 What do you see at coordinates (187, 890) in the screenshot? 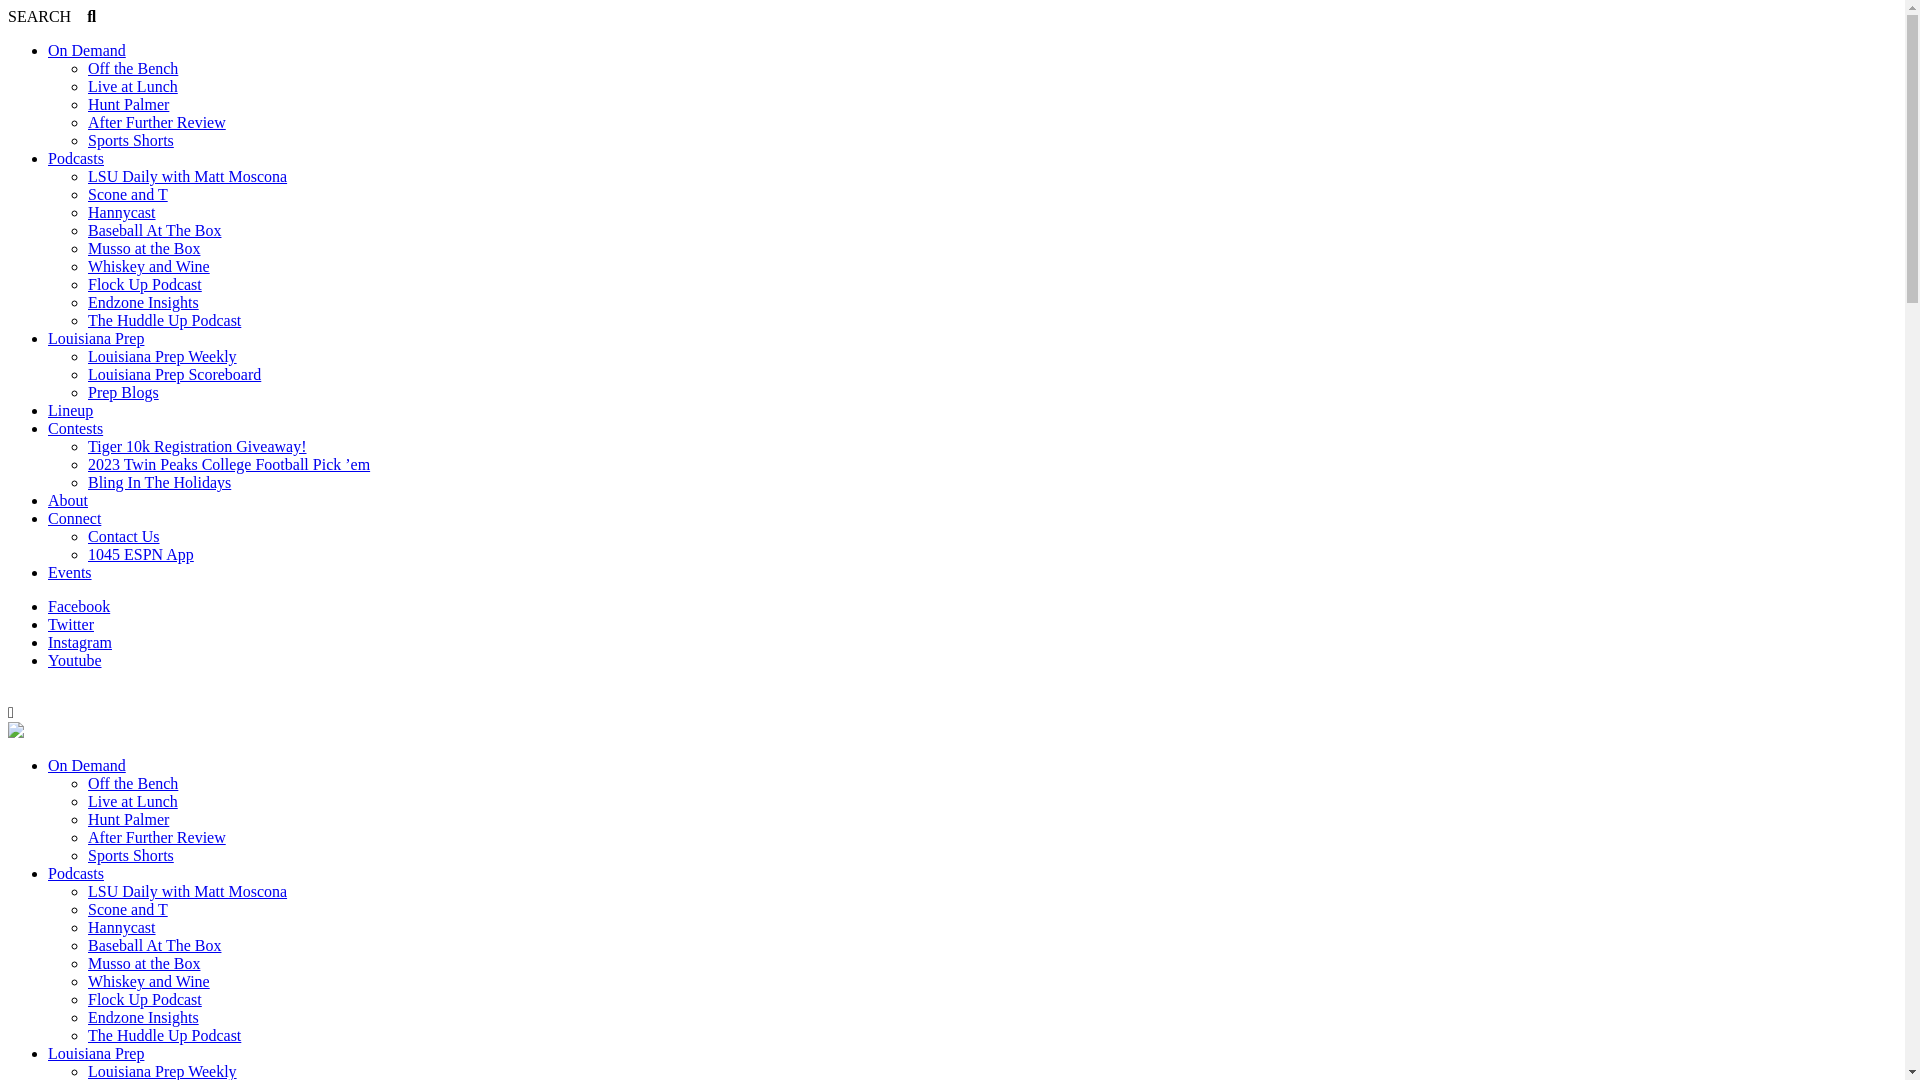
I see `'LSU Daily with Matt Moscona'` at bounding box center [187, 890].